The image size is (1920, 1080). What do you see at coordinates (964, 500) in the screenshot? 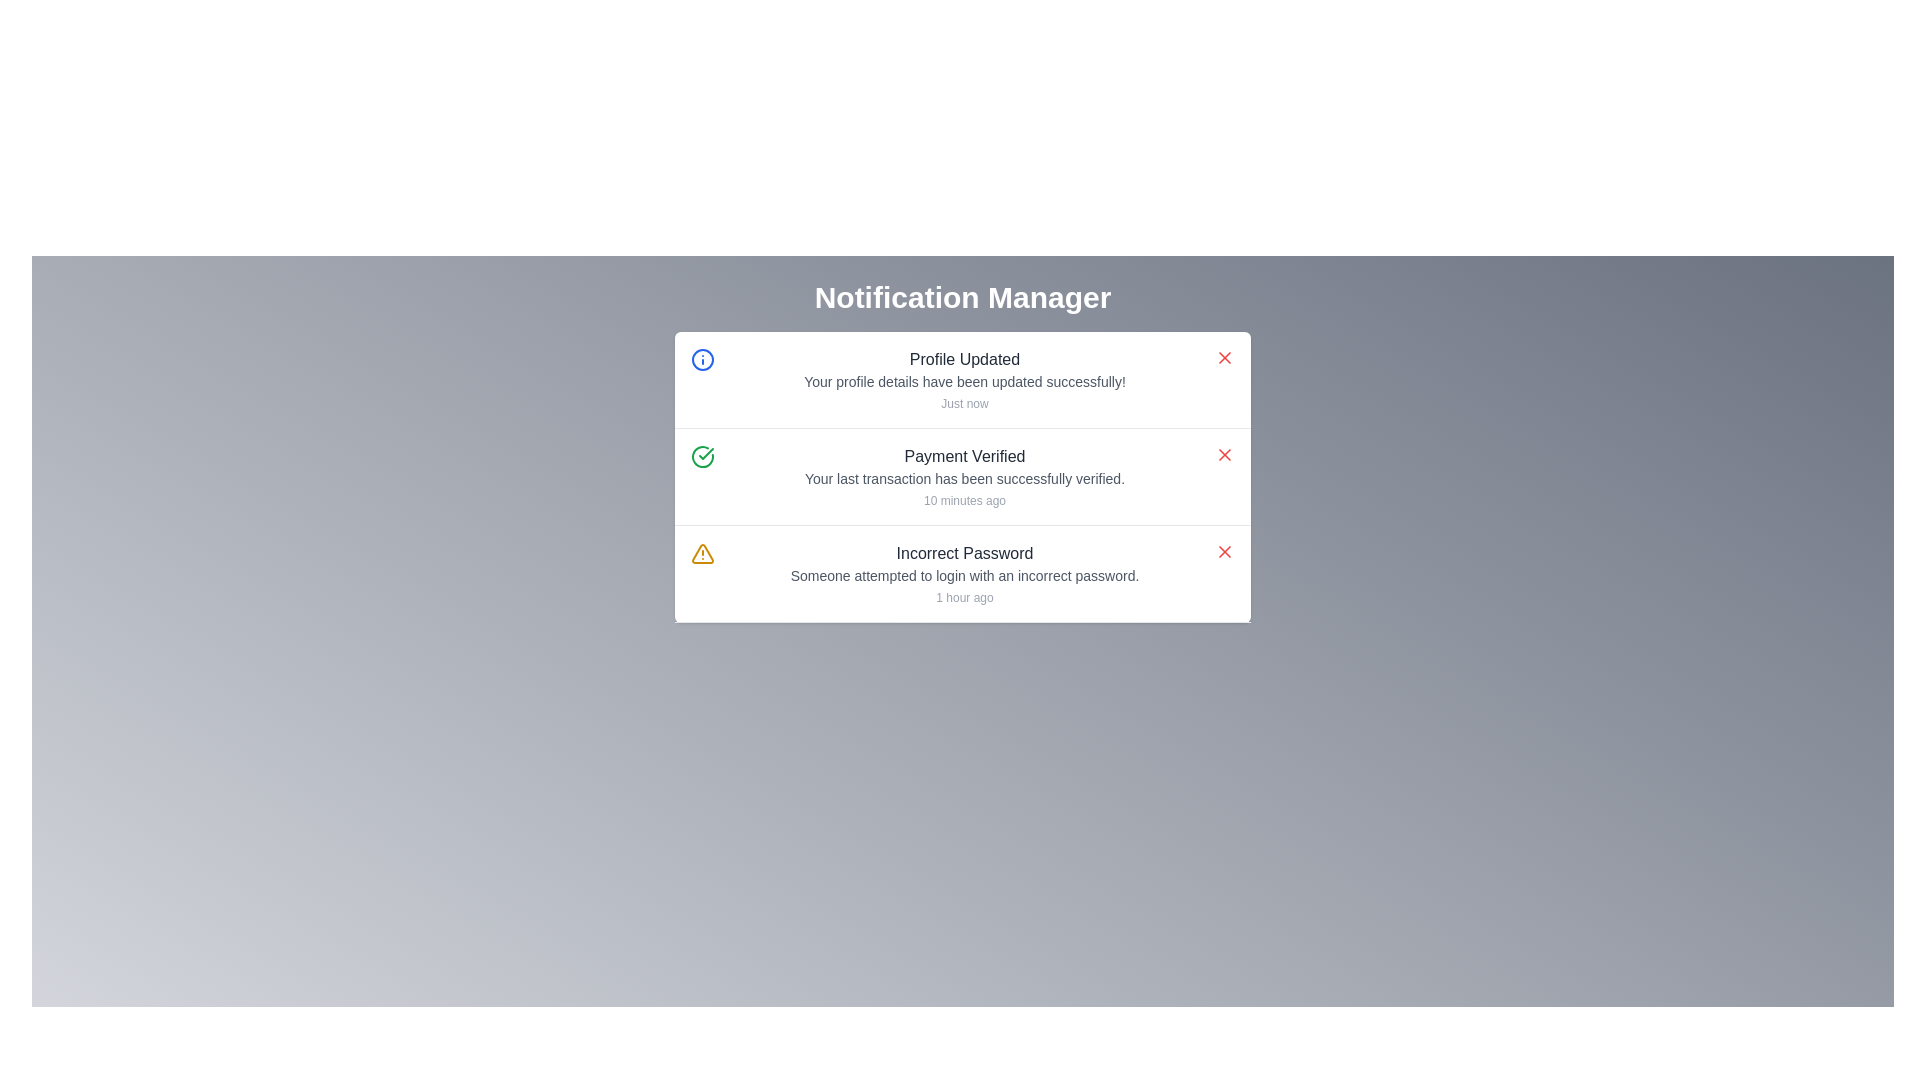
I see `the text label displaying '10 minutes ago', which is styled in gray and located beneath the notification summary in the notification card` at bounding box center [964, 500].